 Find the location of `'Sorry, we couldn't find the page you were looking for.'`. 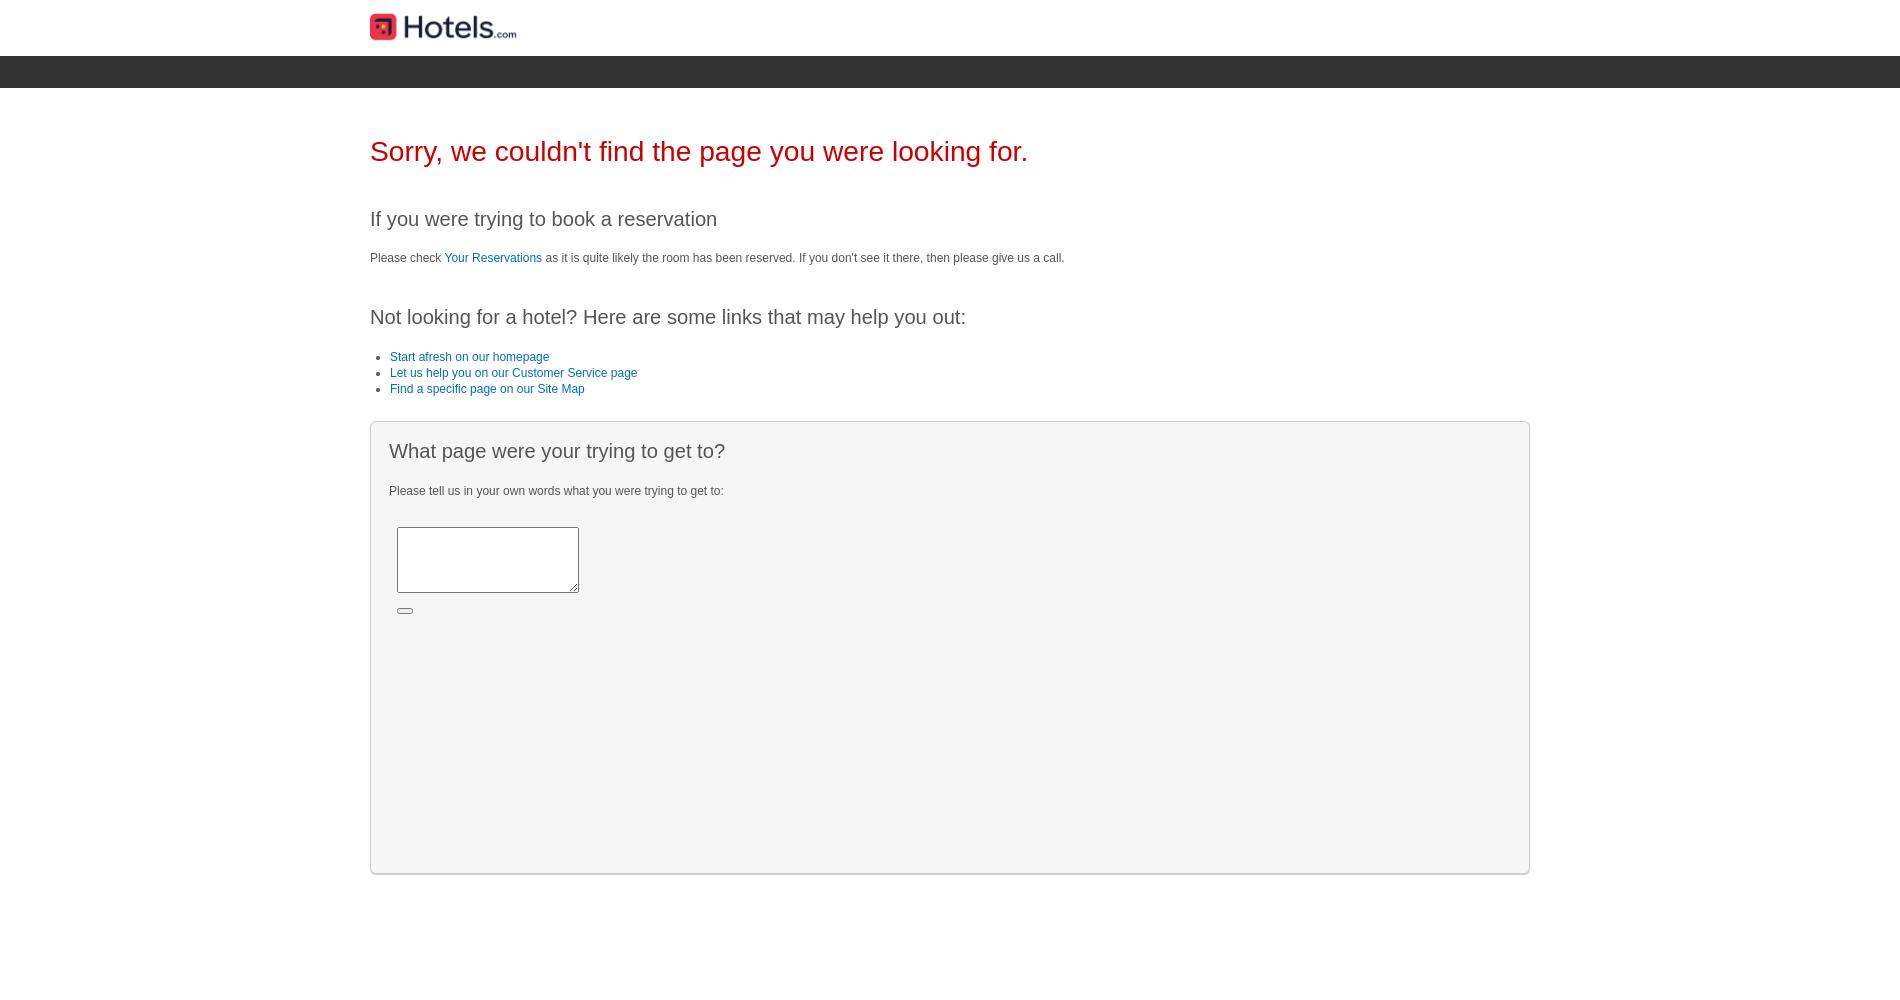

'Sorry, we couldn't find the page you were looking for.' is located at coordinates (699, 151).